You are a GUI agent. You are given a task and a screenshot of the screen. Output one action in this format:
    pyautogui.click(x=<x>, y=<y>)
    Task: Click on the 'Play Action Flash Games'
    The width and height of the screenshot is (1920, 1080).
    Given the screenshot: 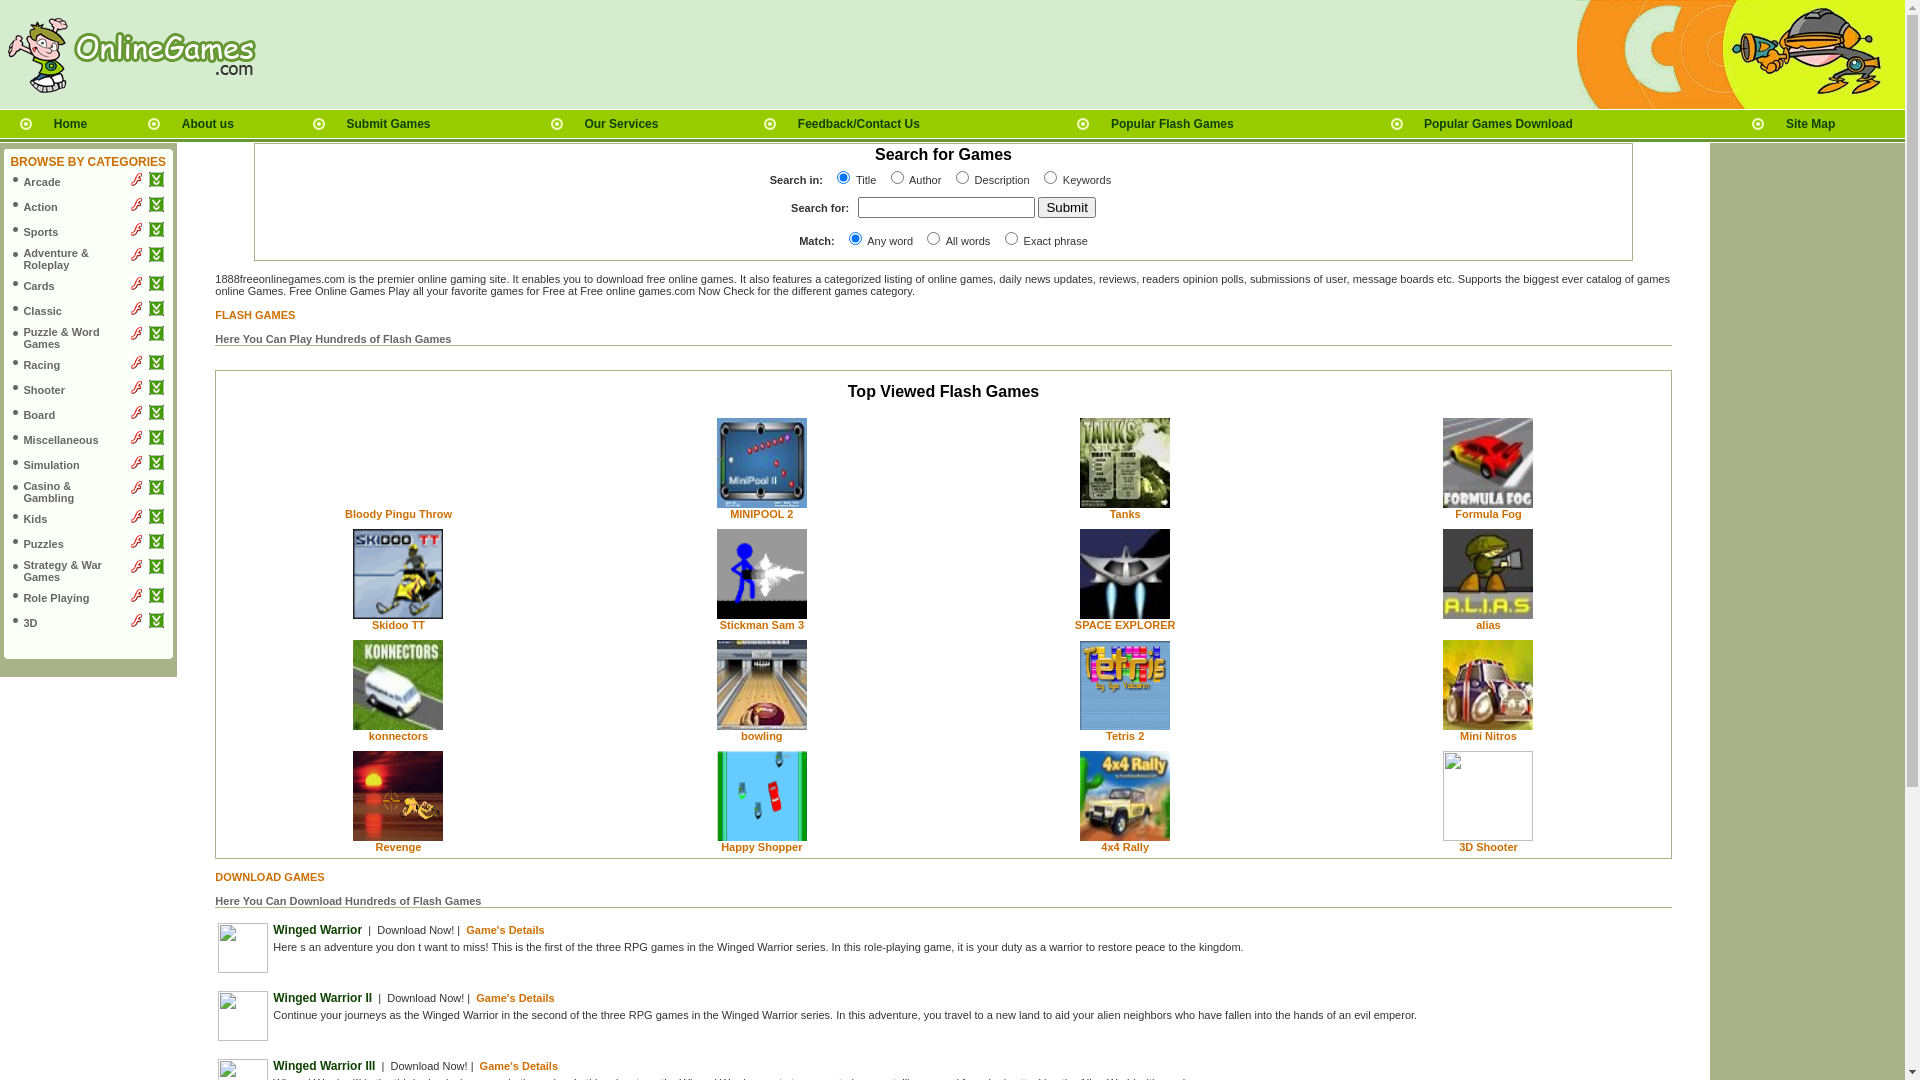 What is the action you would take?
    pyautogui.click(x=128, y=208)
    